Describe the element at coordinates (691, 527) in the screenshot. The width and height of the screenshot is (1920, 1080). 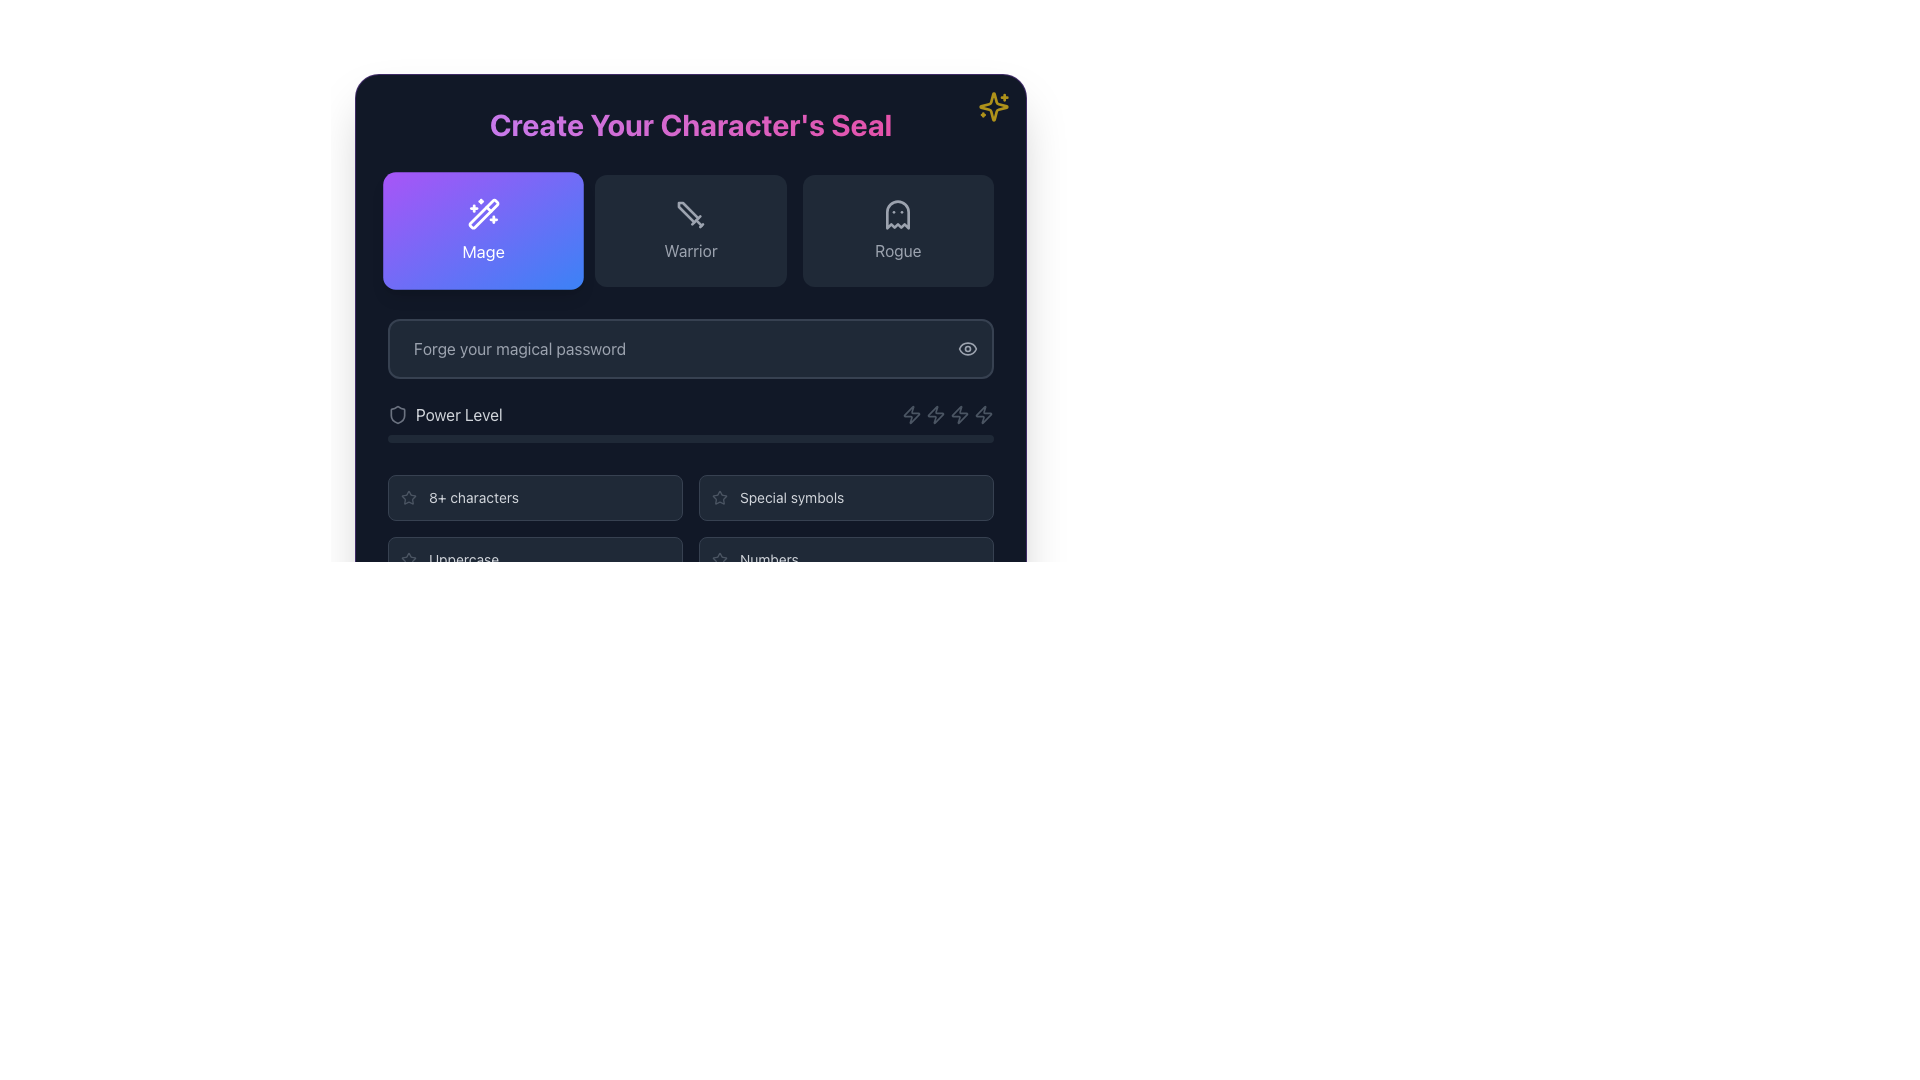
I see `the grid layout containing status indicators such as '8+ characters', 'Special symbols', 'Uppercase', and 'Numbers'` at that location.